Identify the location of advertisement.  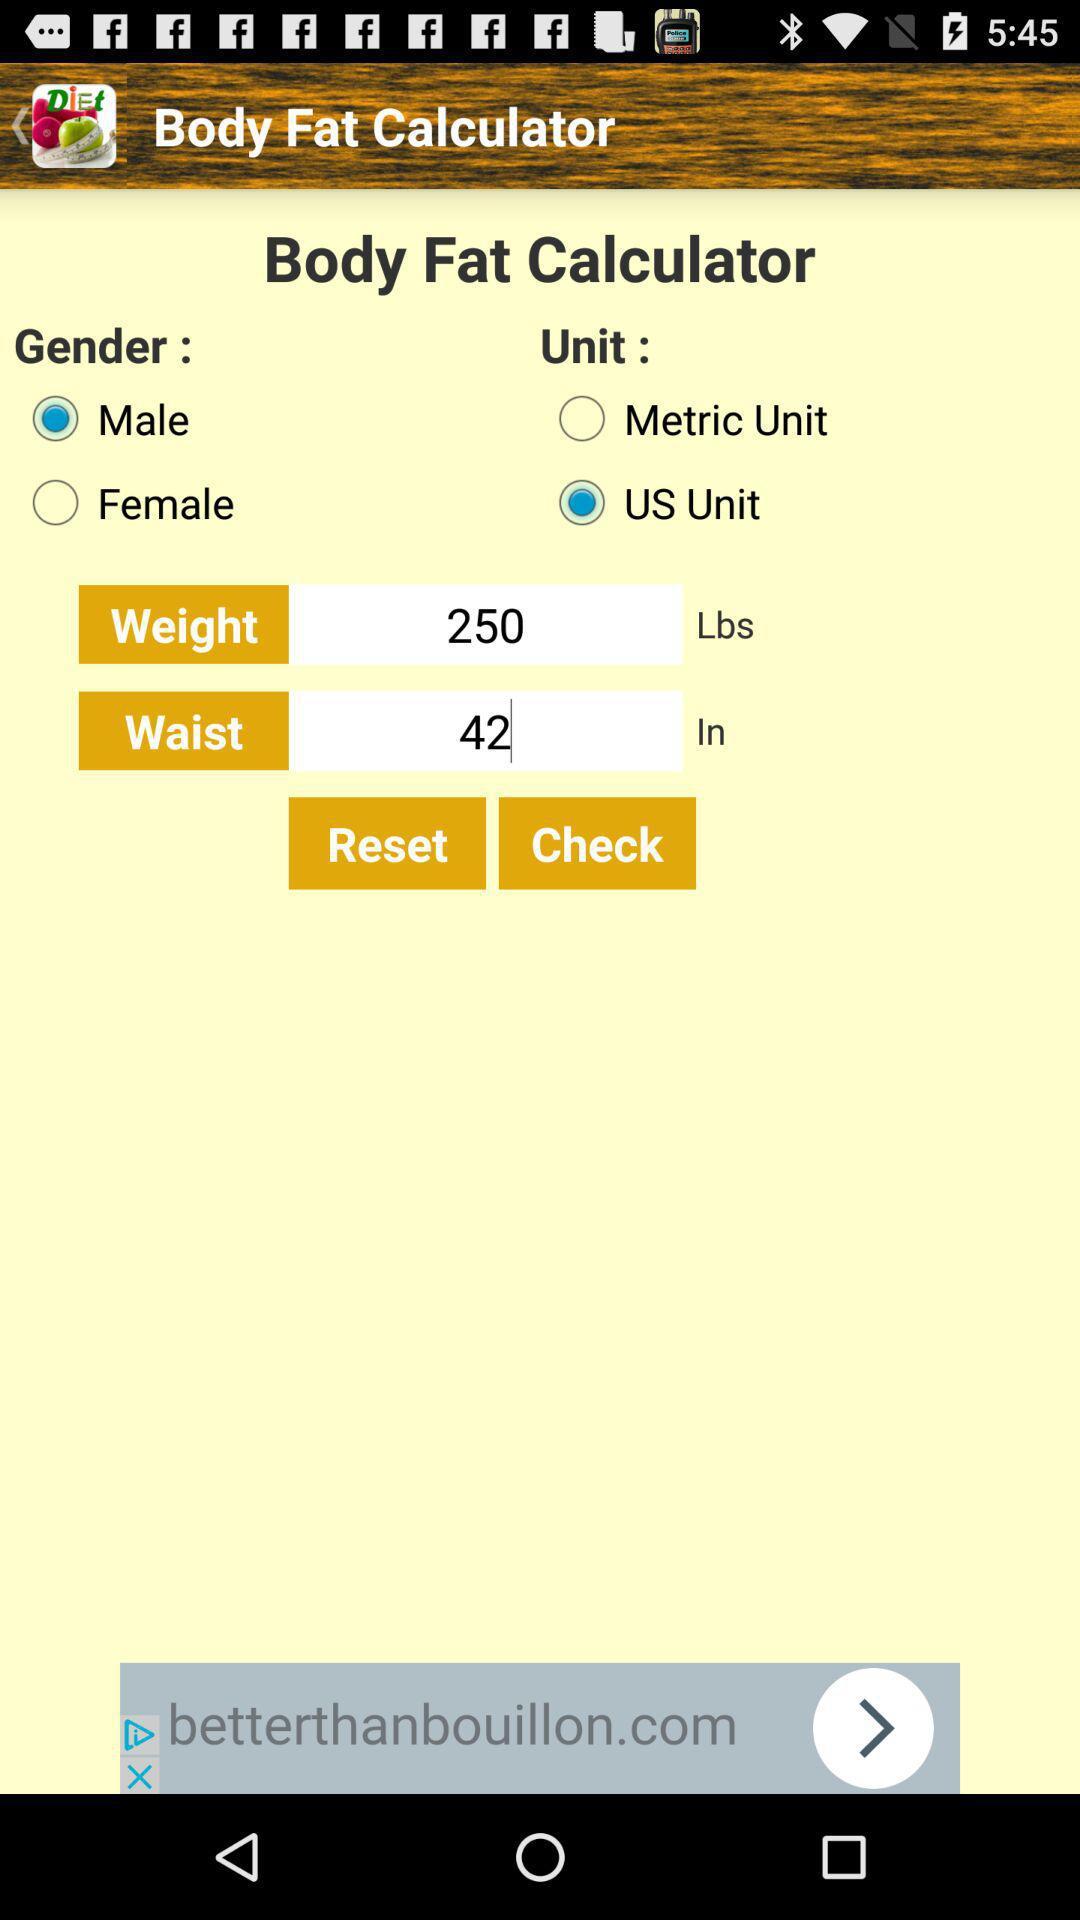
(540, 1727).